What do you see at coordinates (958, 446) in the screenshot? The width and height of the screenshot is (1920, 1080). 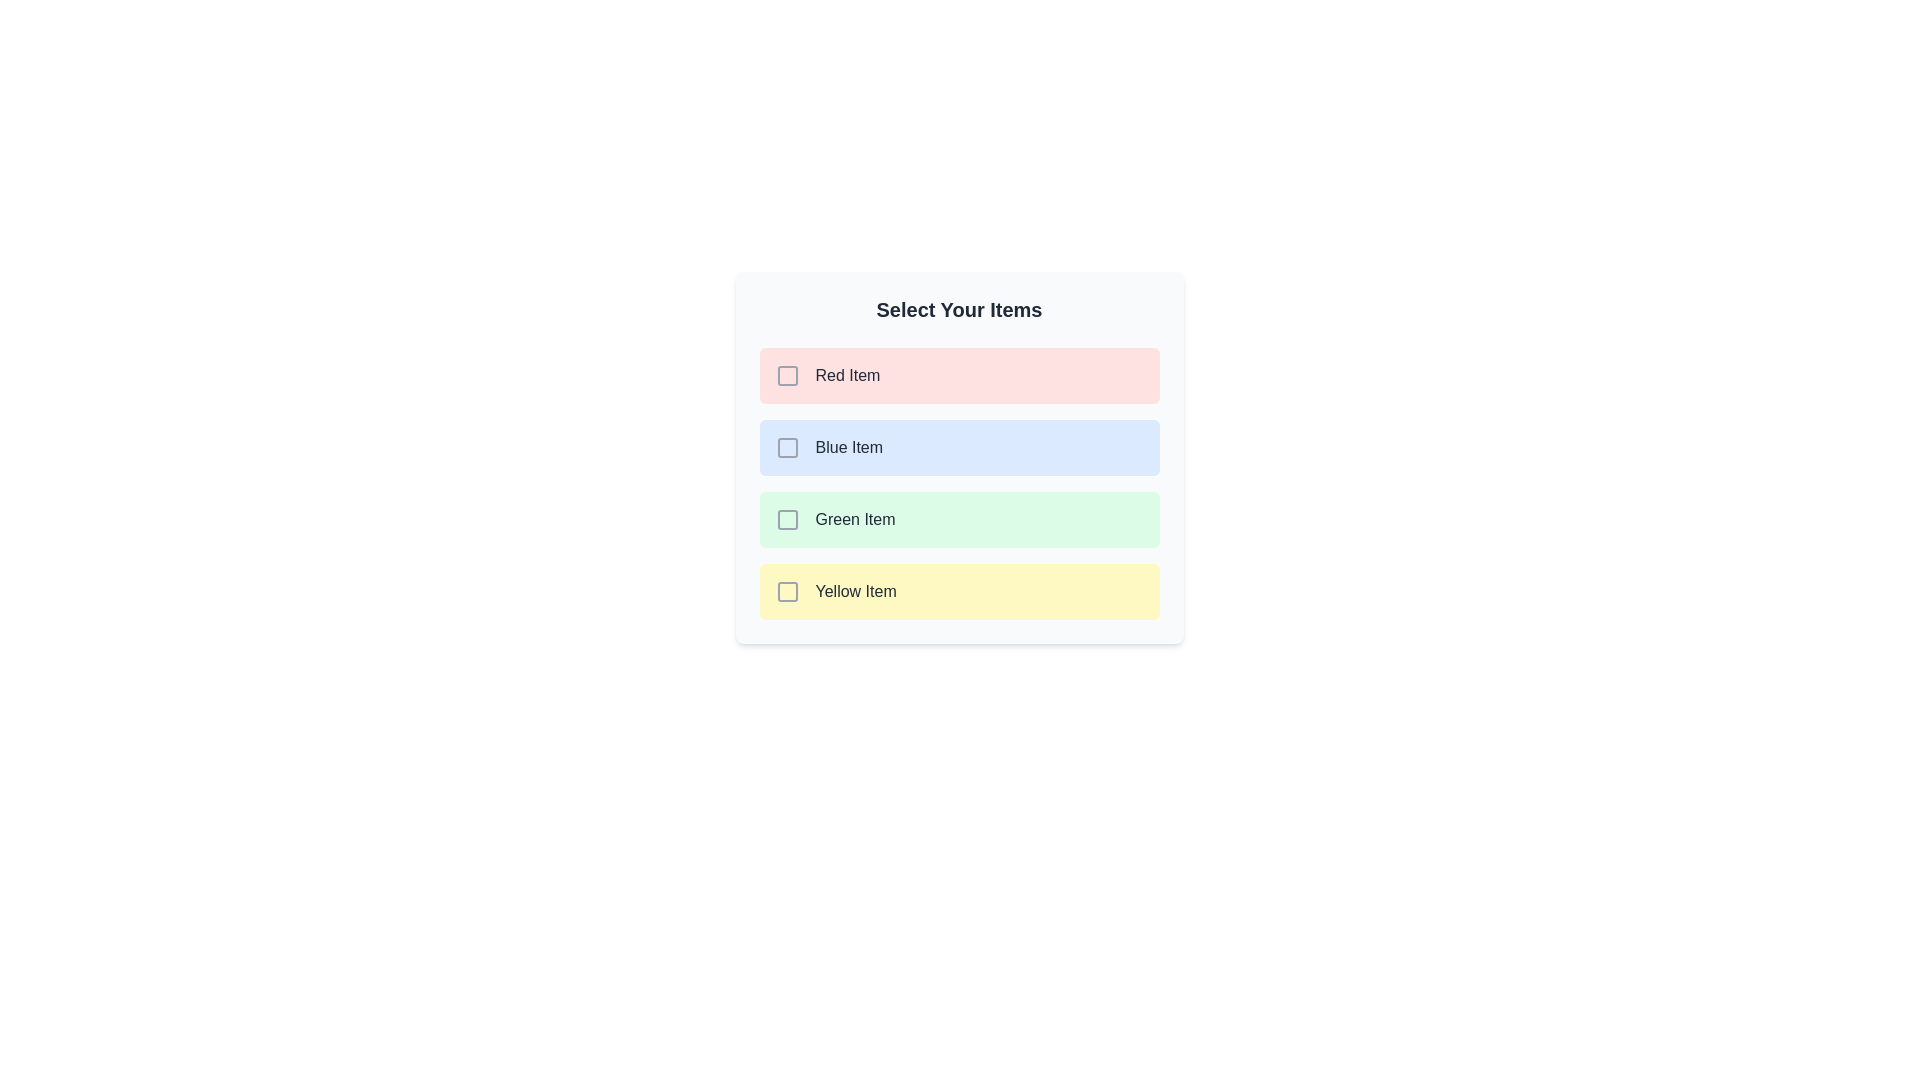 I see `the item Blue Item` at bounding box center [958, 446].